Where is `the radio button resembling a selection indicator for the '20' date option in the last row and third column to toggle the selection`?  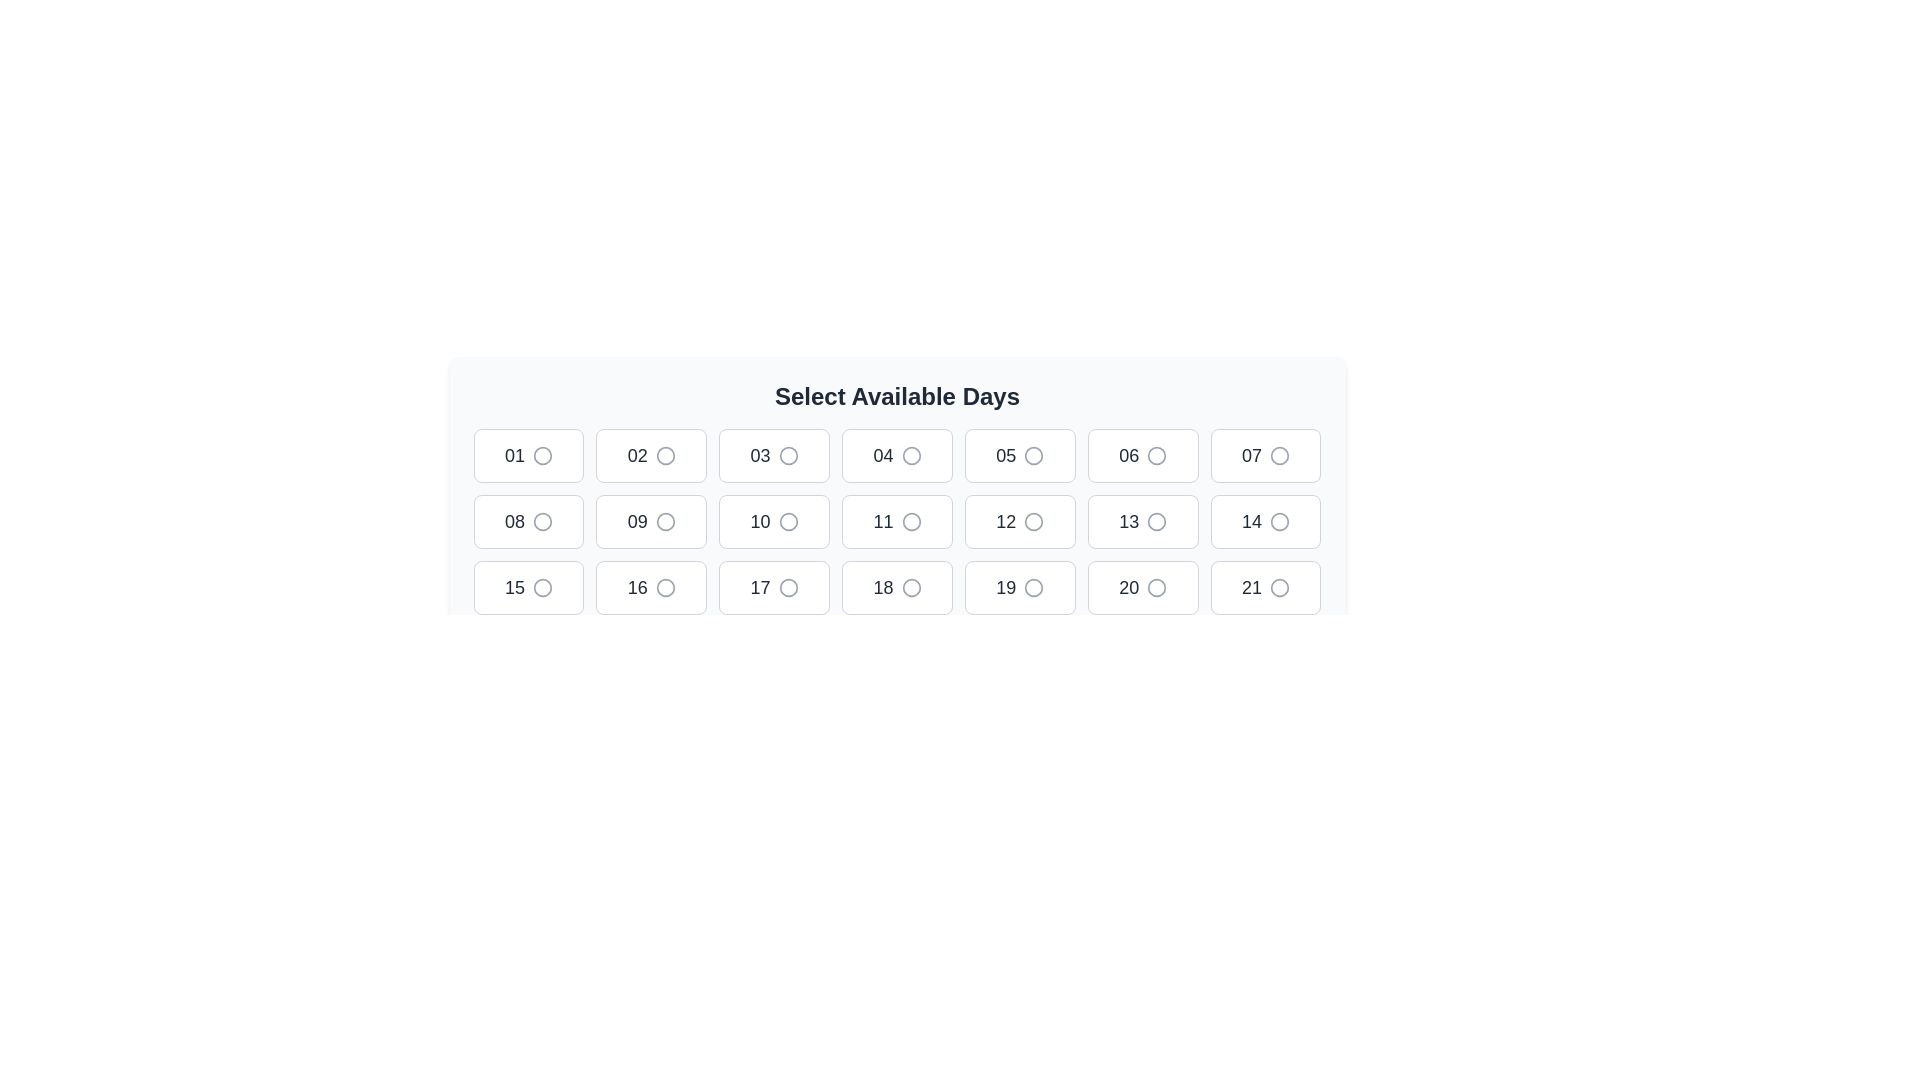
the radio button resembling a selection indicator for the '20' date option in the last row and third column to toggle the selection is located at coordinates (1157, 586).